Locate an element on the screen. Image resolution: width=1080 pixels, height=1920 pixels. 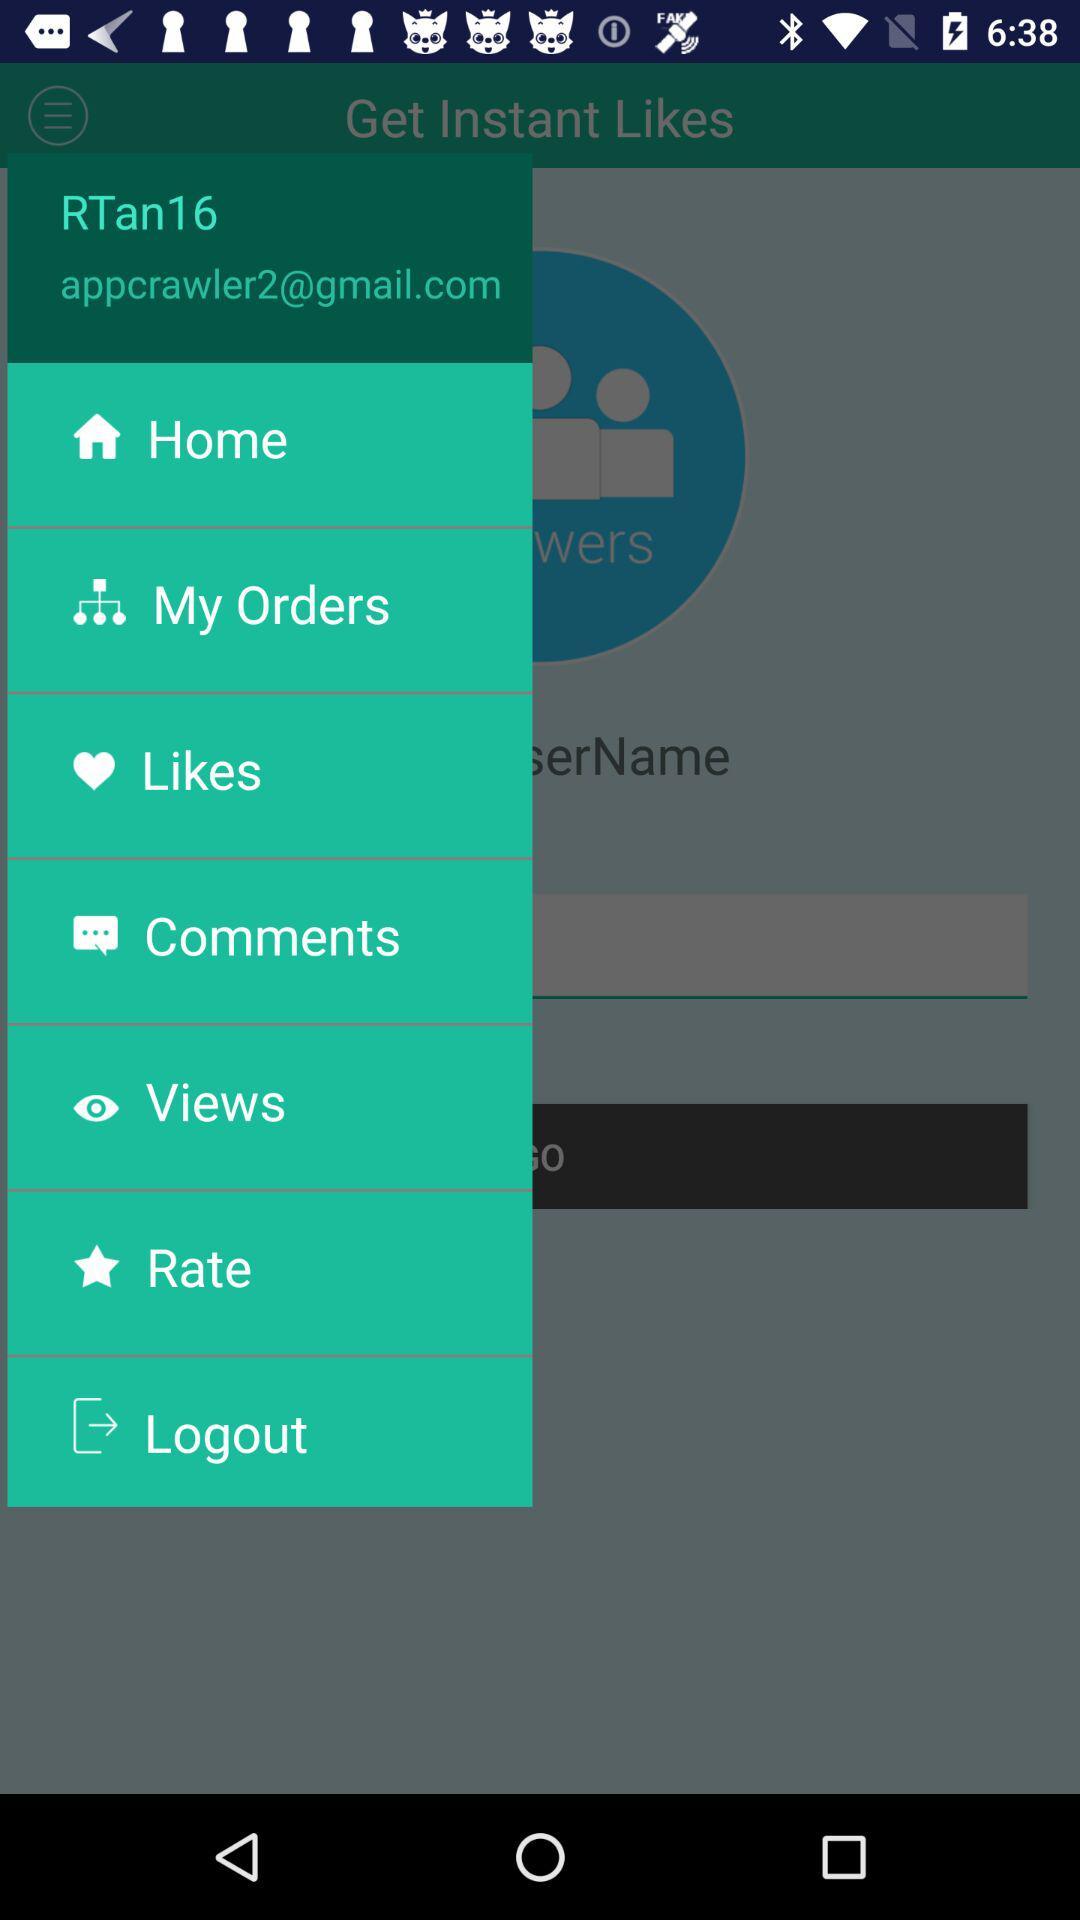
the views icon is located at coordinates (216, 1099).